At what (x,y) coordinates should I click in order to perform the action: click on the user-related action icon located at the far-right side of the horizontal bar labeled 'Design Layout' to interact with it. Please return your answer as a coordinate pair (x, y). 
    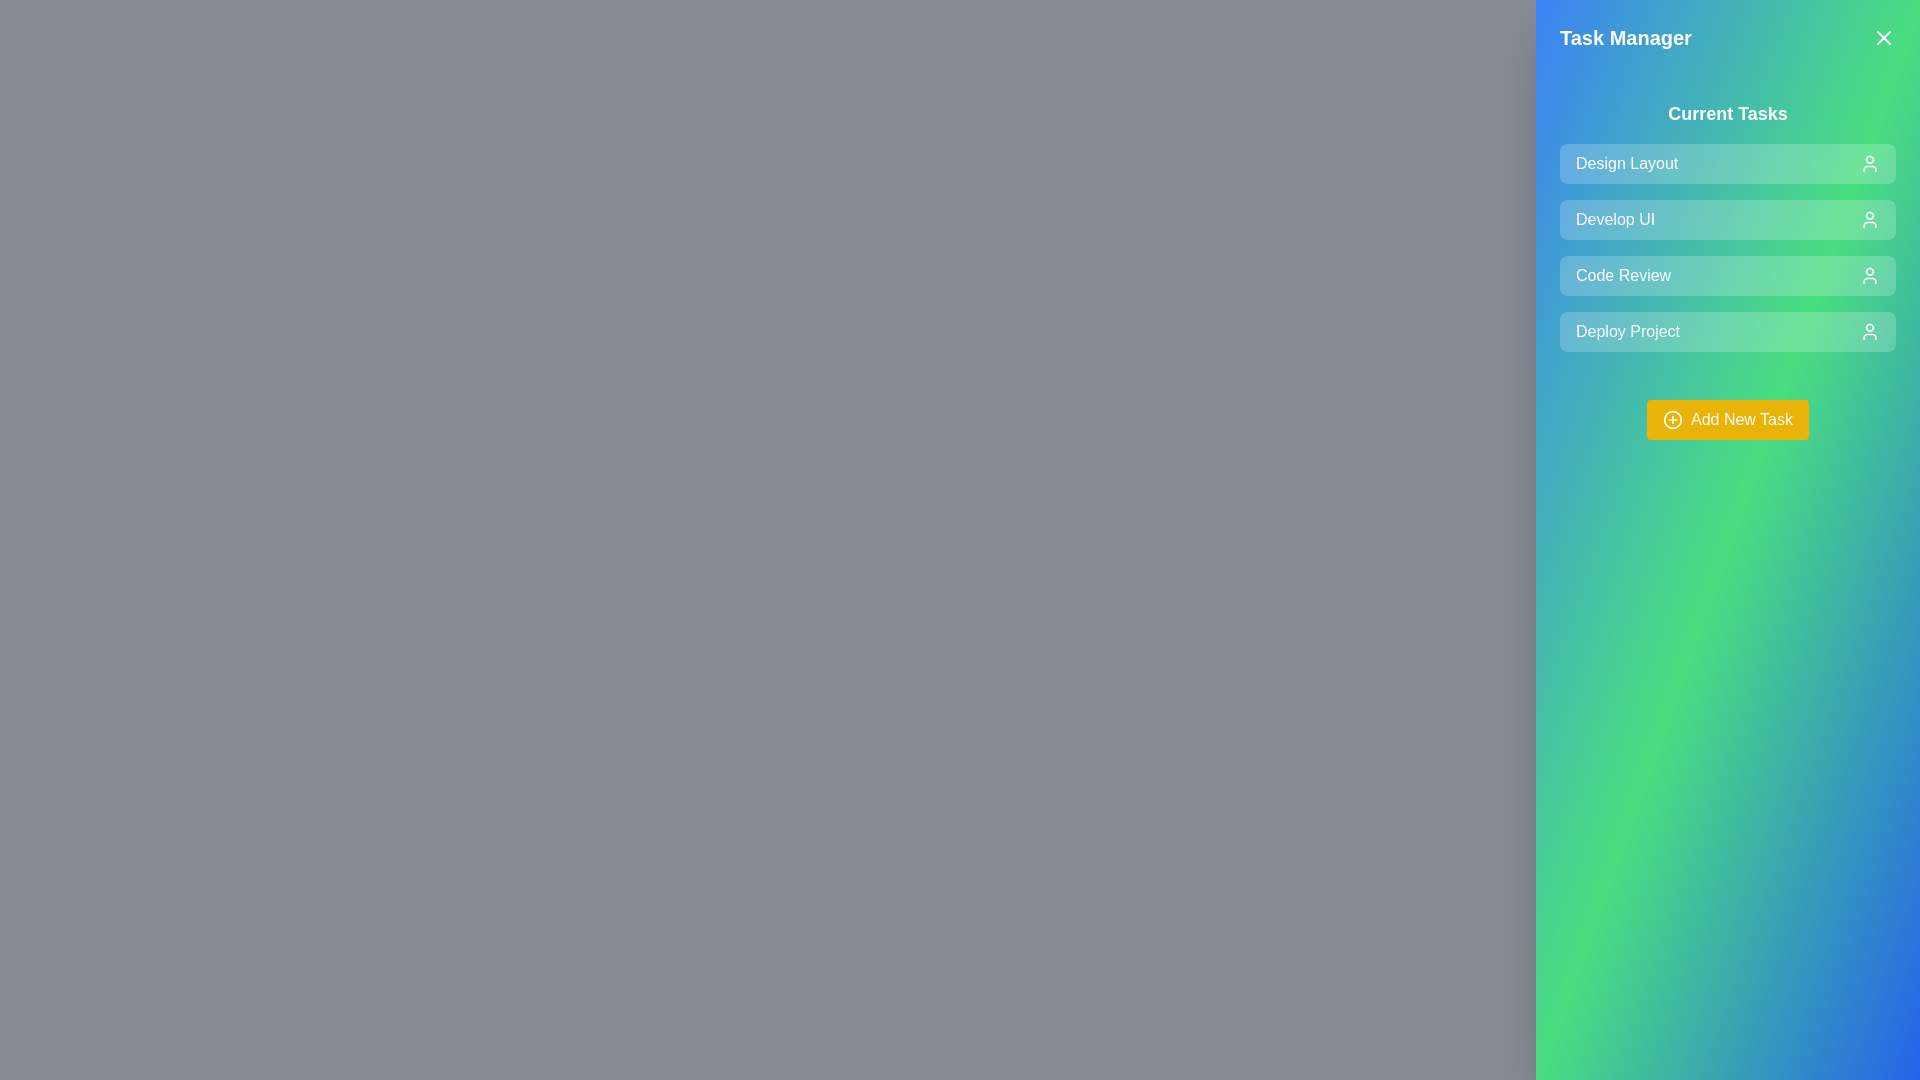
    Looking at the image, I should click on (1869, 163).